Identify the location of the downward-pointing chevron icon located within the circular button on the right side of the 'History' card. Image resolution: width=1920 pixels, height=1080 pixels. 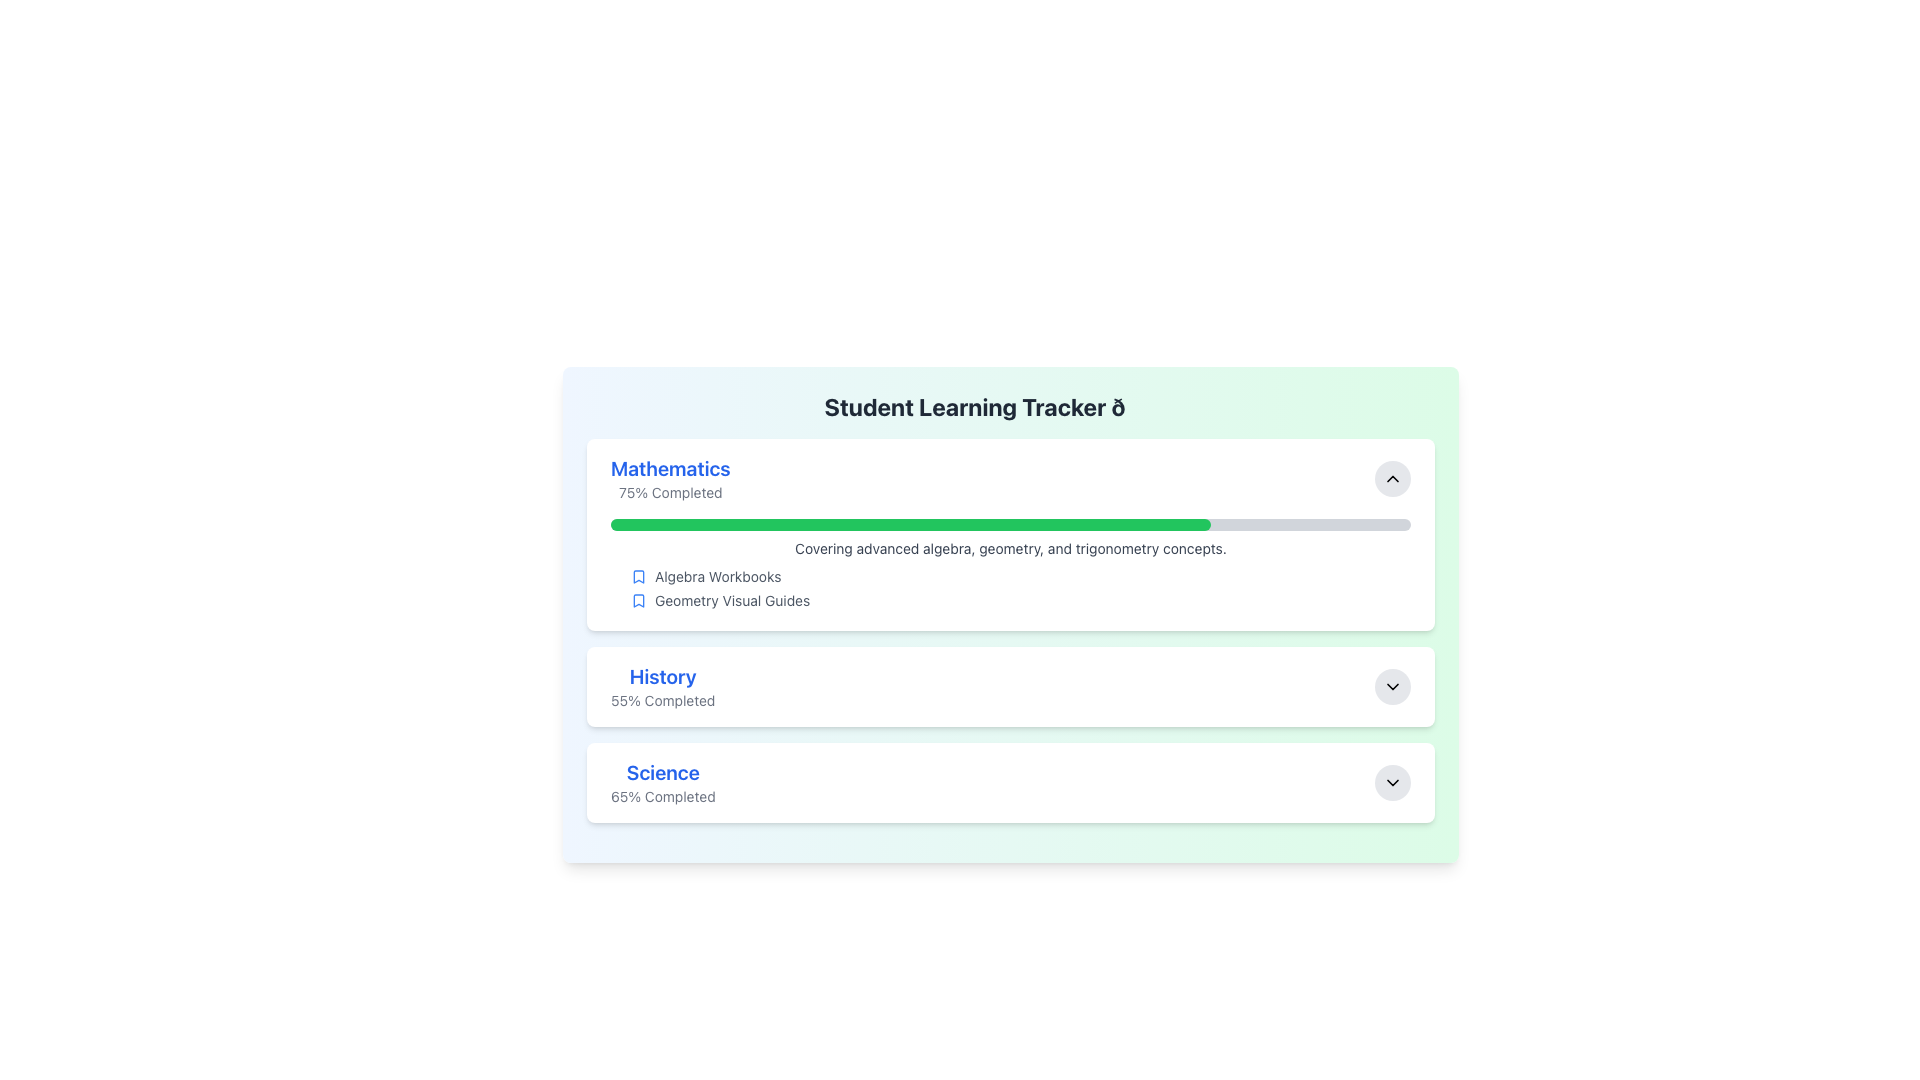
(1391, 685).